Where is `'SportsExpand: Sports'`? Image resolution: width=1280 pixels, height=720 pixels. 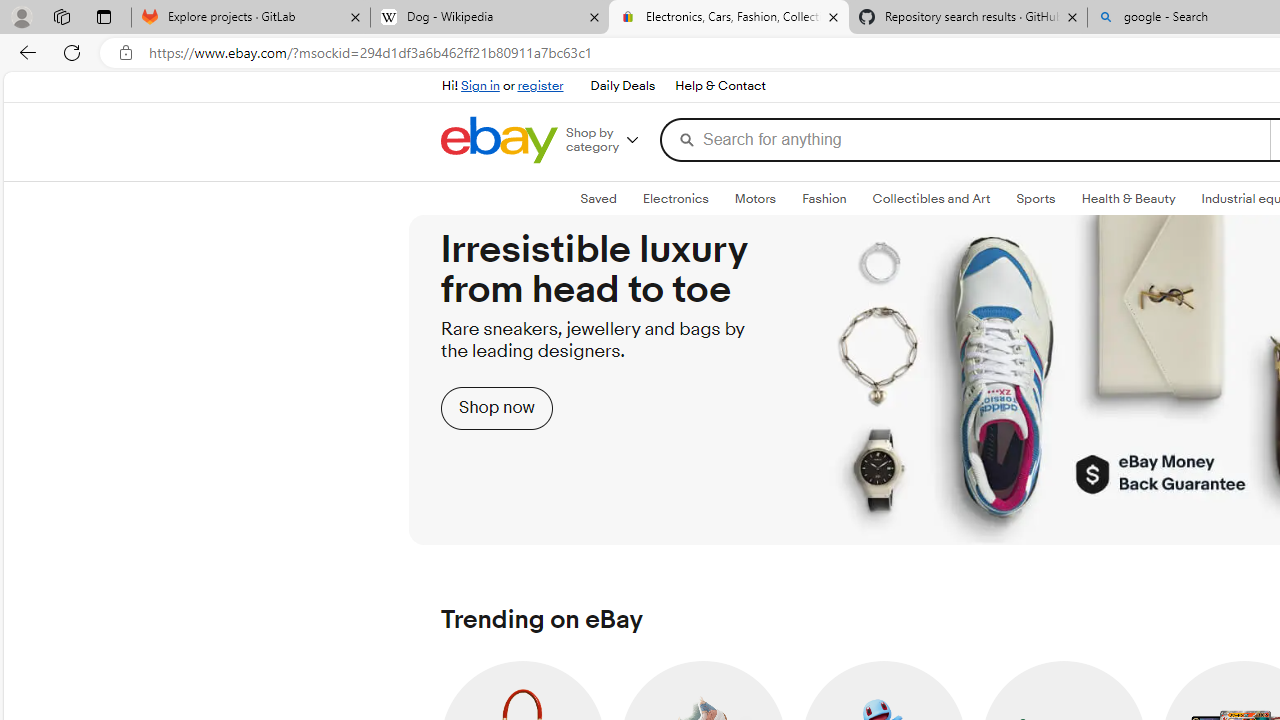 'SportsExpand: Sports' is located at coordinates (1036, 199).